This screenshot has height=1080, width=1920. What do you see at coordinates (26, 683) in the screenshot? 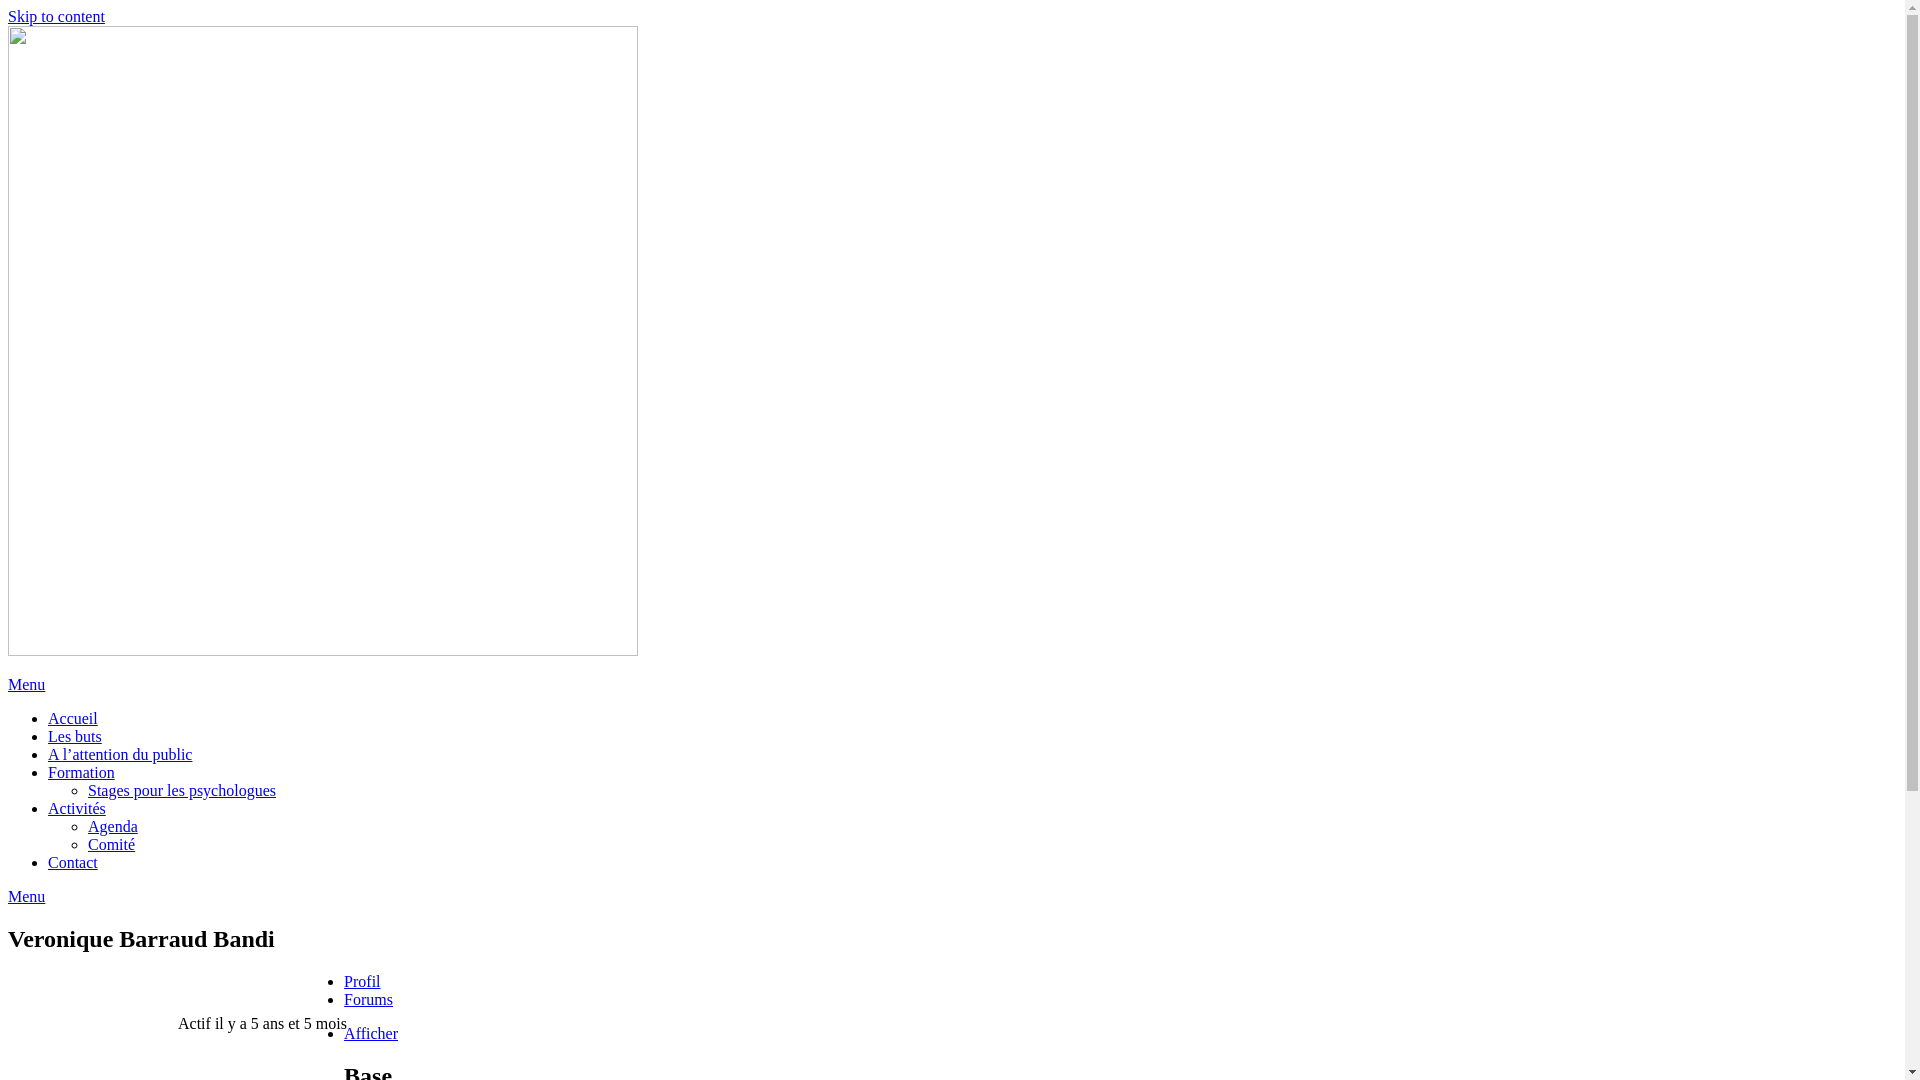
I see `'Menu'` at bounding box center [26, 683].